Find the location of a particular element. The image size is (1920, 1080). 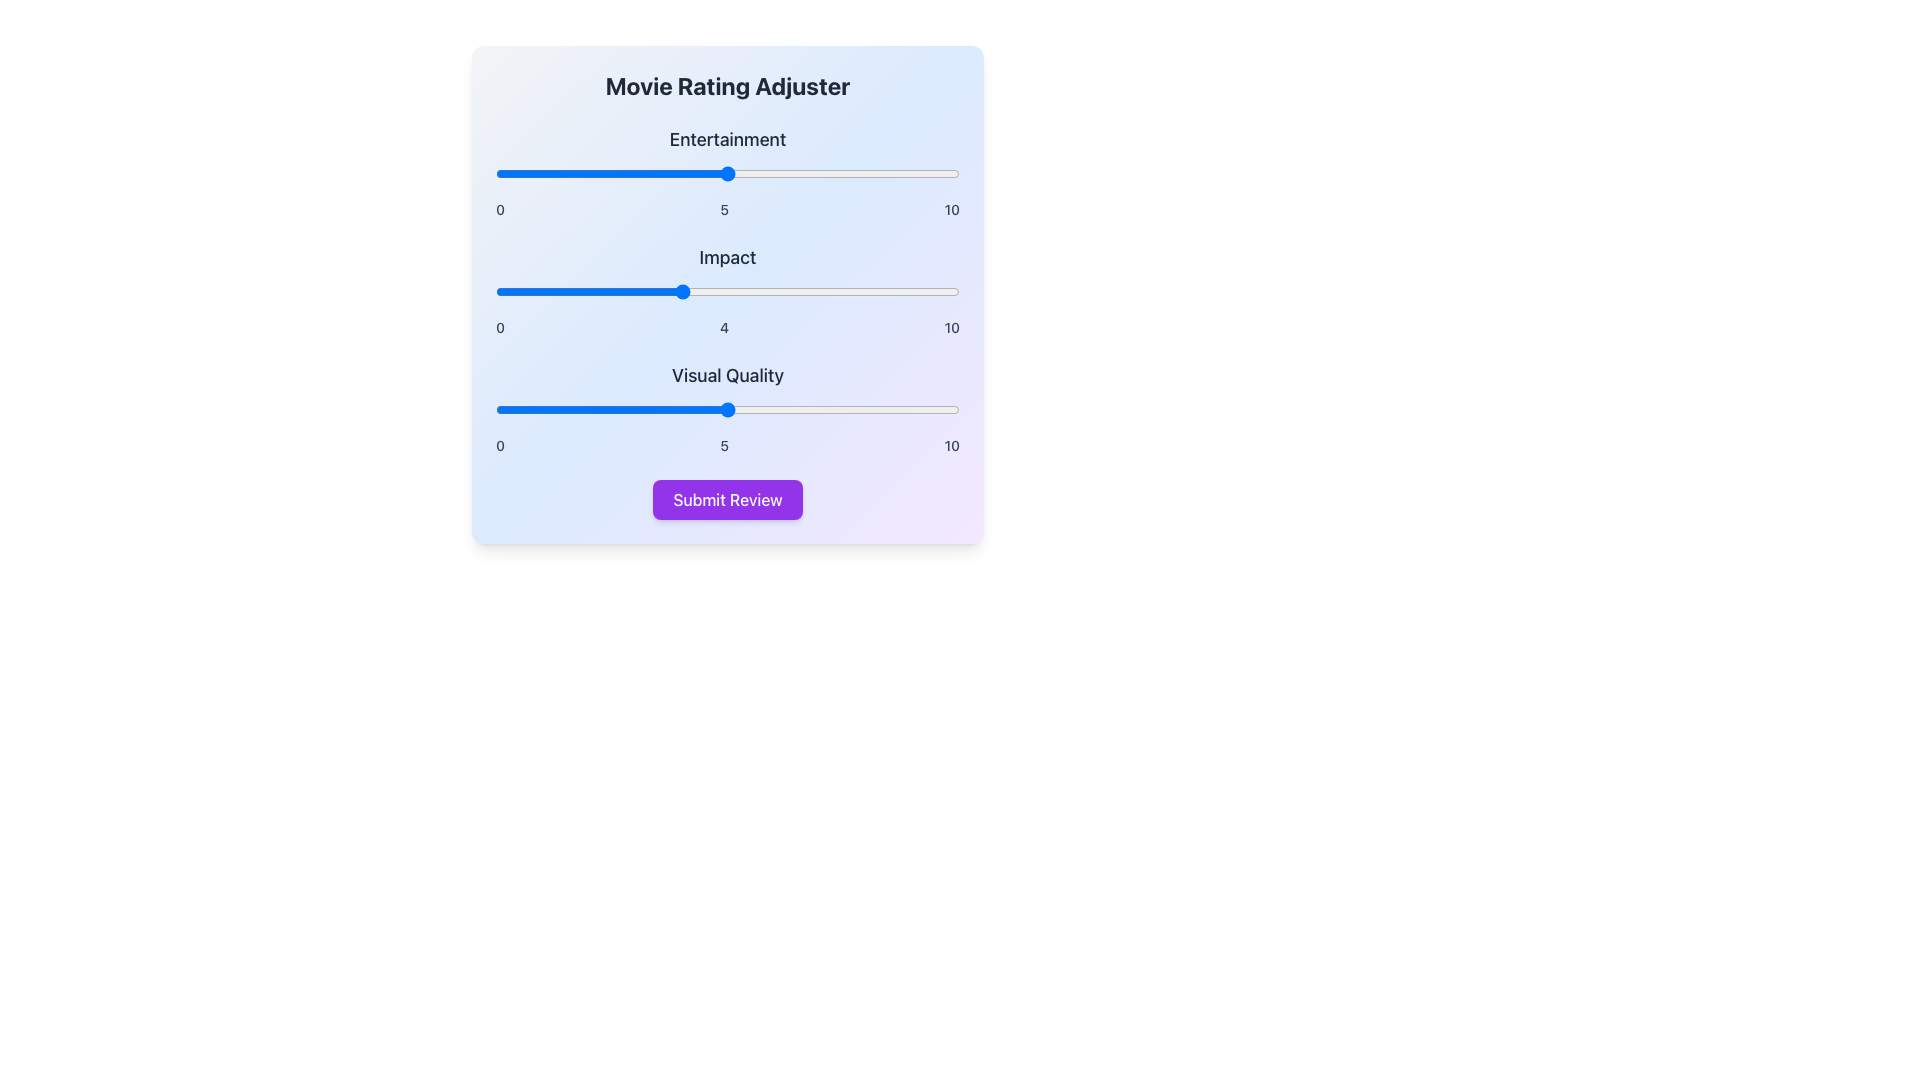

the rectangular button with a purple background and white bold text that reads 'Submit Review' to observe its interactivity is located at coordinates (727, 499).